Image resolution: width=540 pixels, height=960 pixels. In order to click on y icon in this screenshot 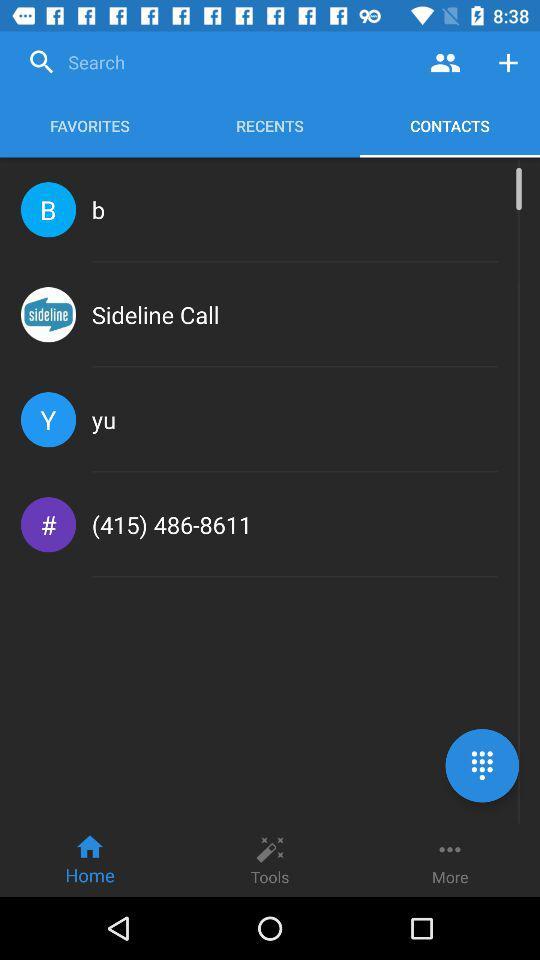, I will do `click(48, 418)`.